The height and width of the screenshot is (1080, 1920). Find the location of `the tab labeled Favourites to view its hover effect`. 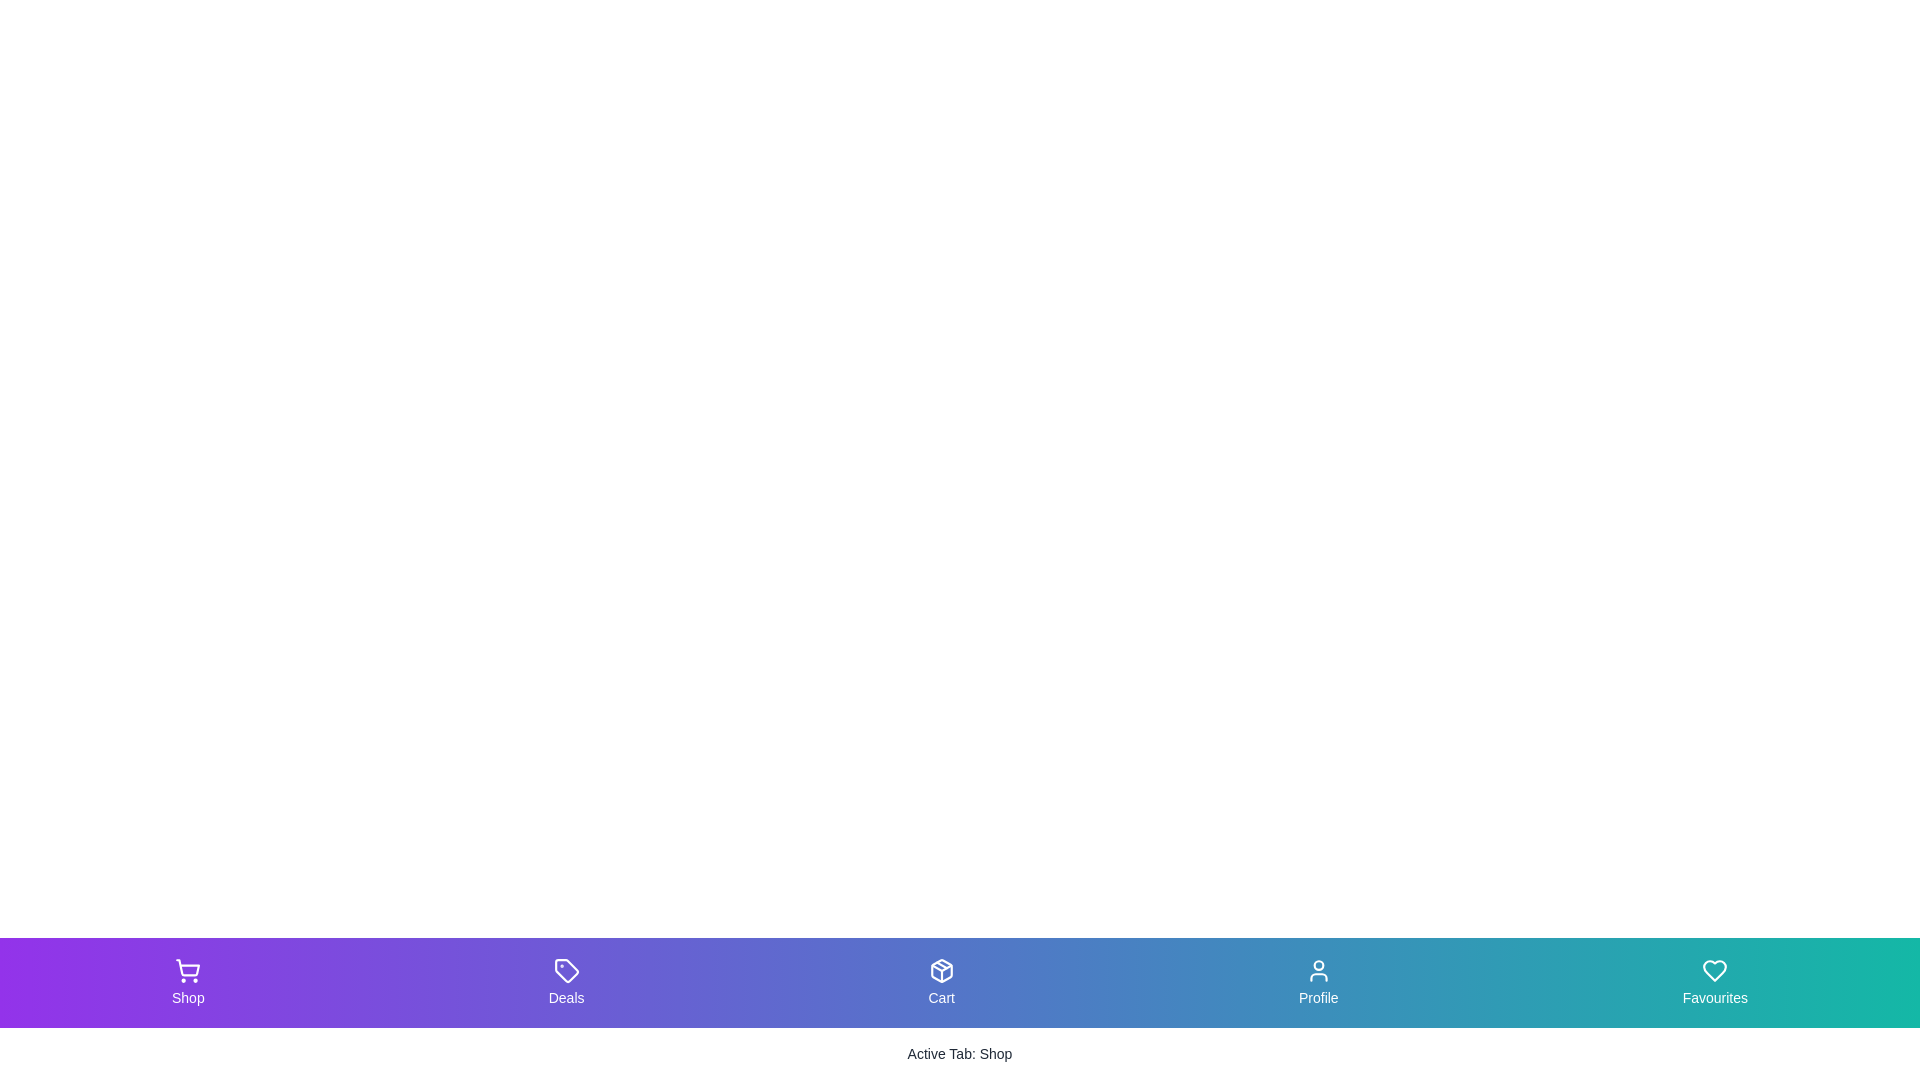

the tab labeled Favourites to view its hover effect is located at coordinates (1713, 982).